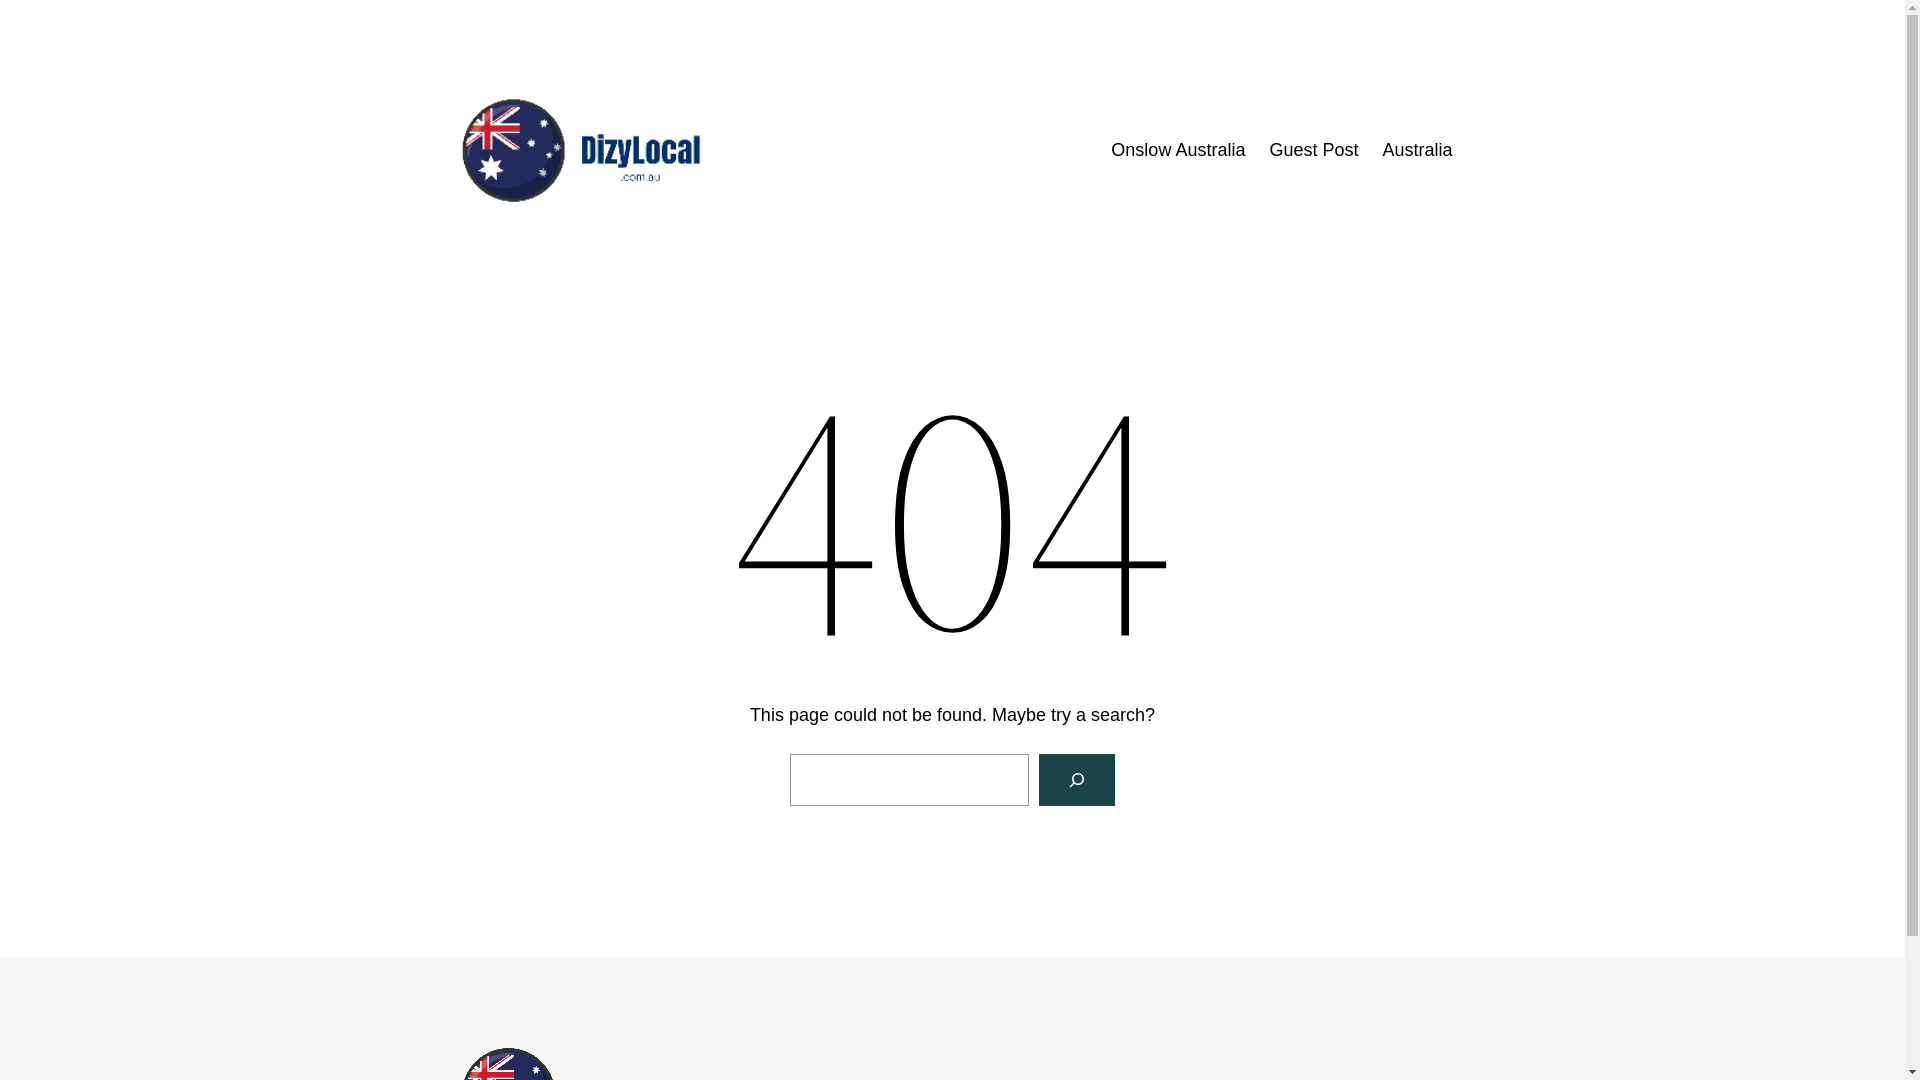  What do you see at coordinates (1313, 149) in the screenshot?
I see `'Guest Post'` at bounding box center [1313, 149].